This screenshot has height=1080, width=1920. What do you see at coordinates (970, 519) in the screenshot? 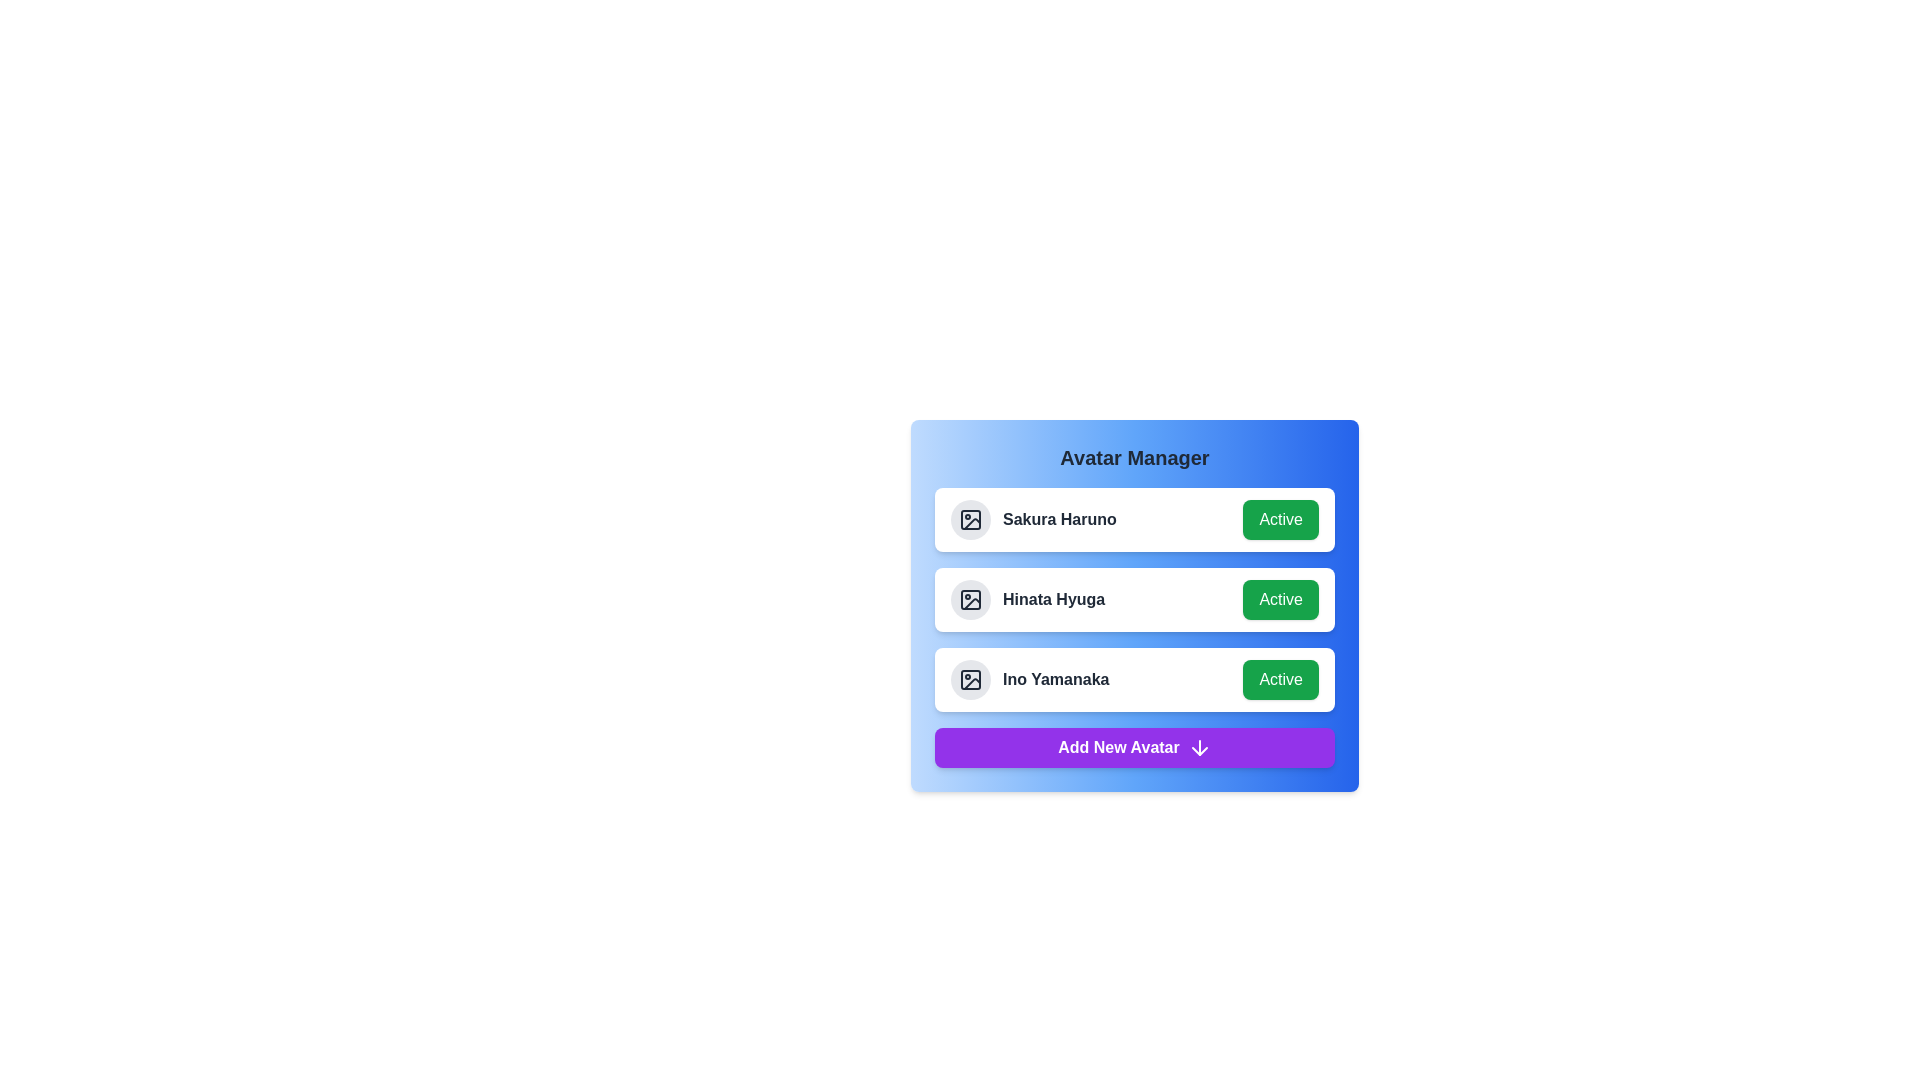
I see `the SVG rectangle with rounded corners located beside the name 'Sakura Haruno' and the green 'Active' button in the first row of the list` at bounding box center [970, 519].